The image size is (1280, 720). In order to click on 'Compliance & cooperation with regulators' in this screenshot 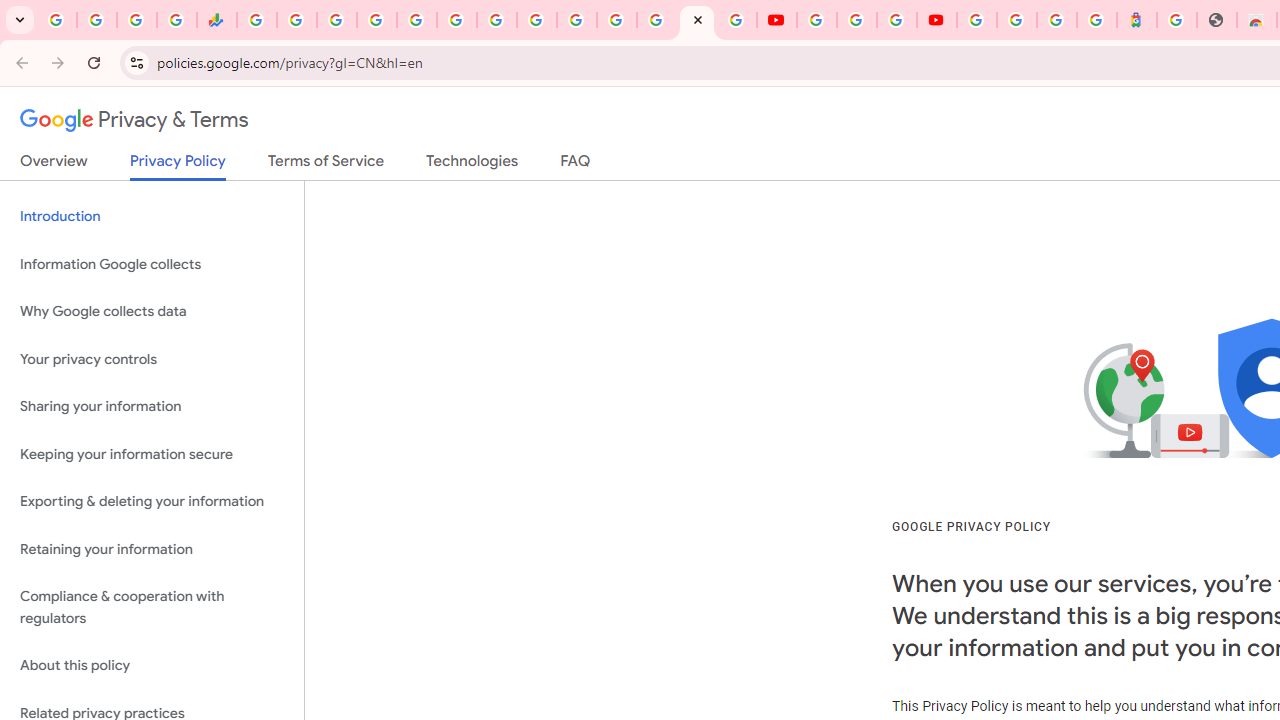, I will do `click(151, 607)`.